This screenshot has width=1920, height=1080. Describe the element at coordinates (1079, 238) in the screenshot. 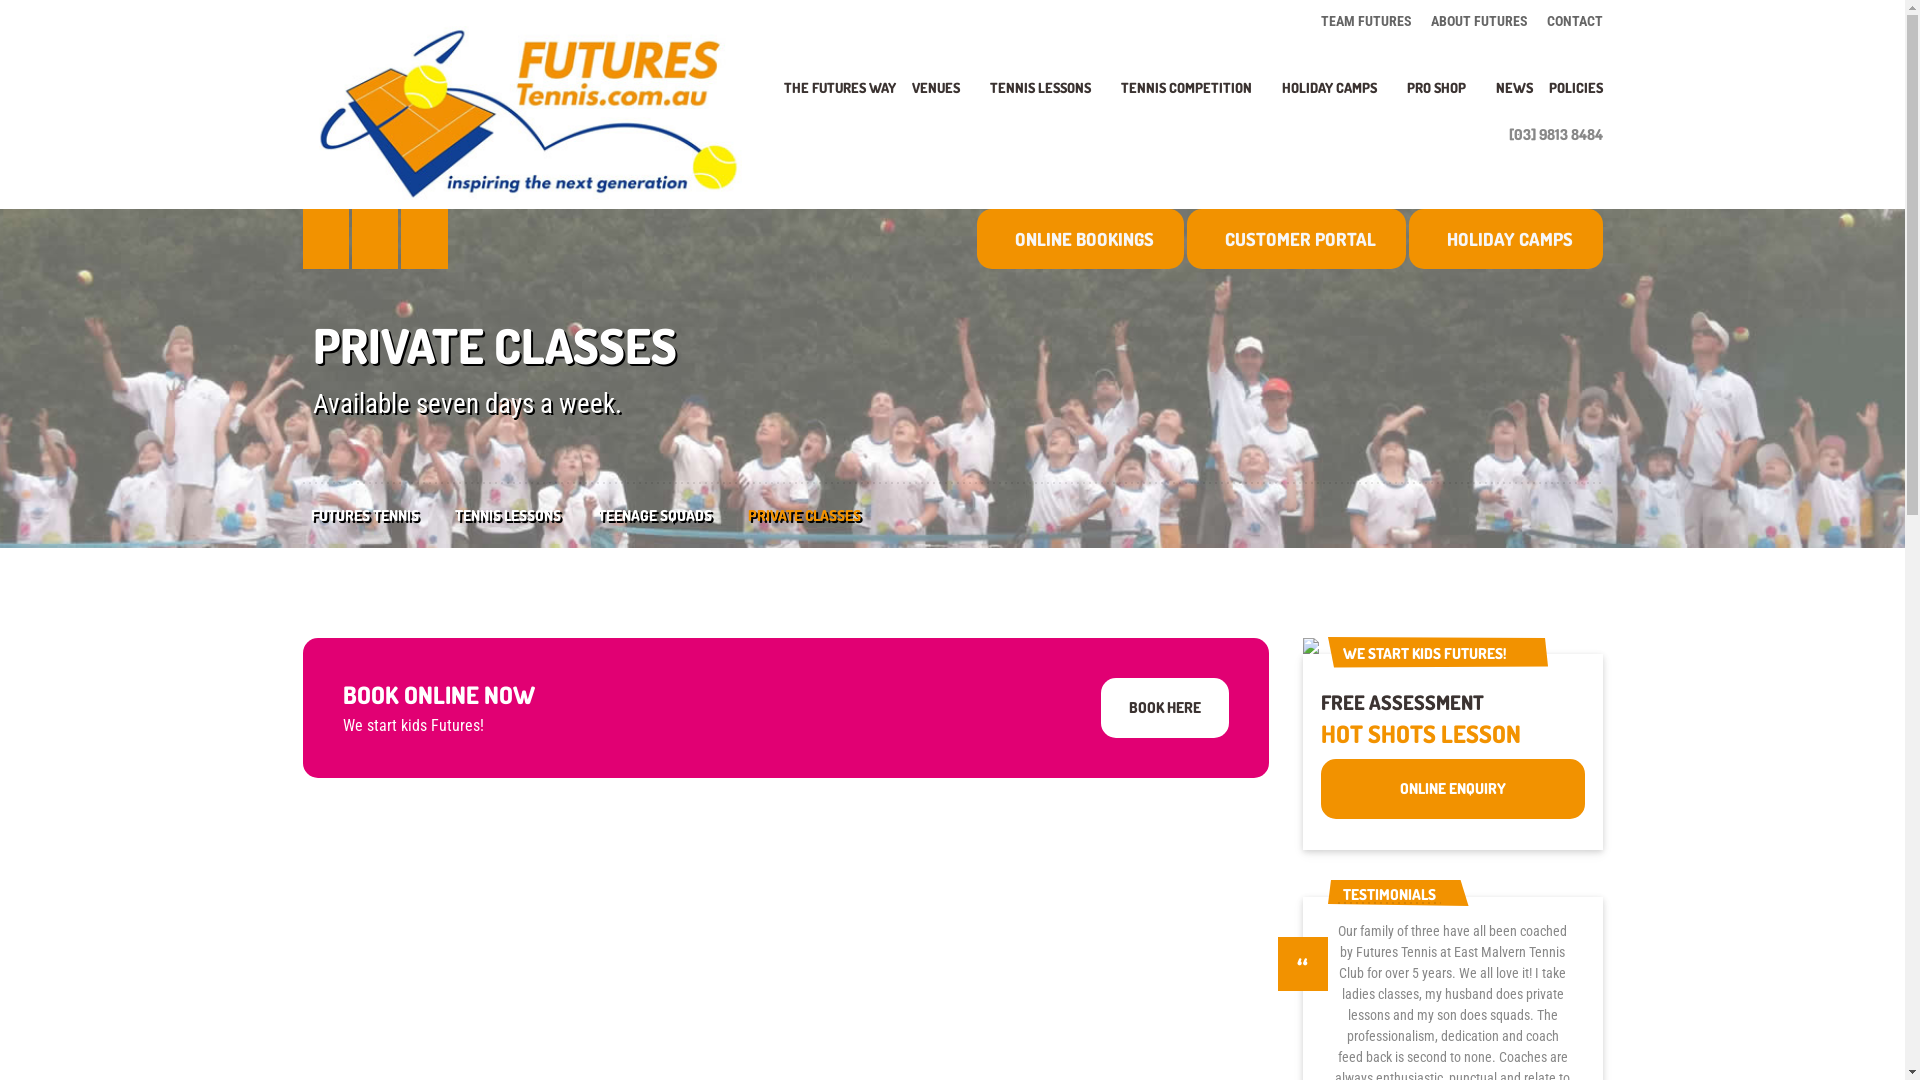

I see `'ONLINE BOOKINGS'` at that location.